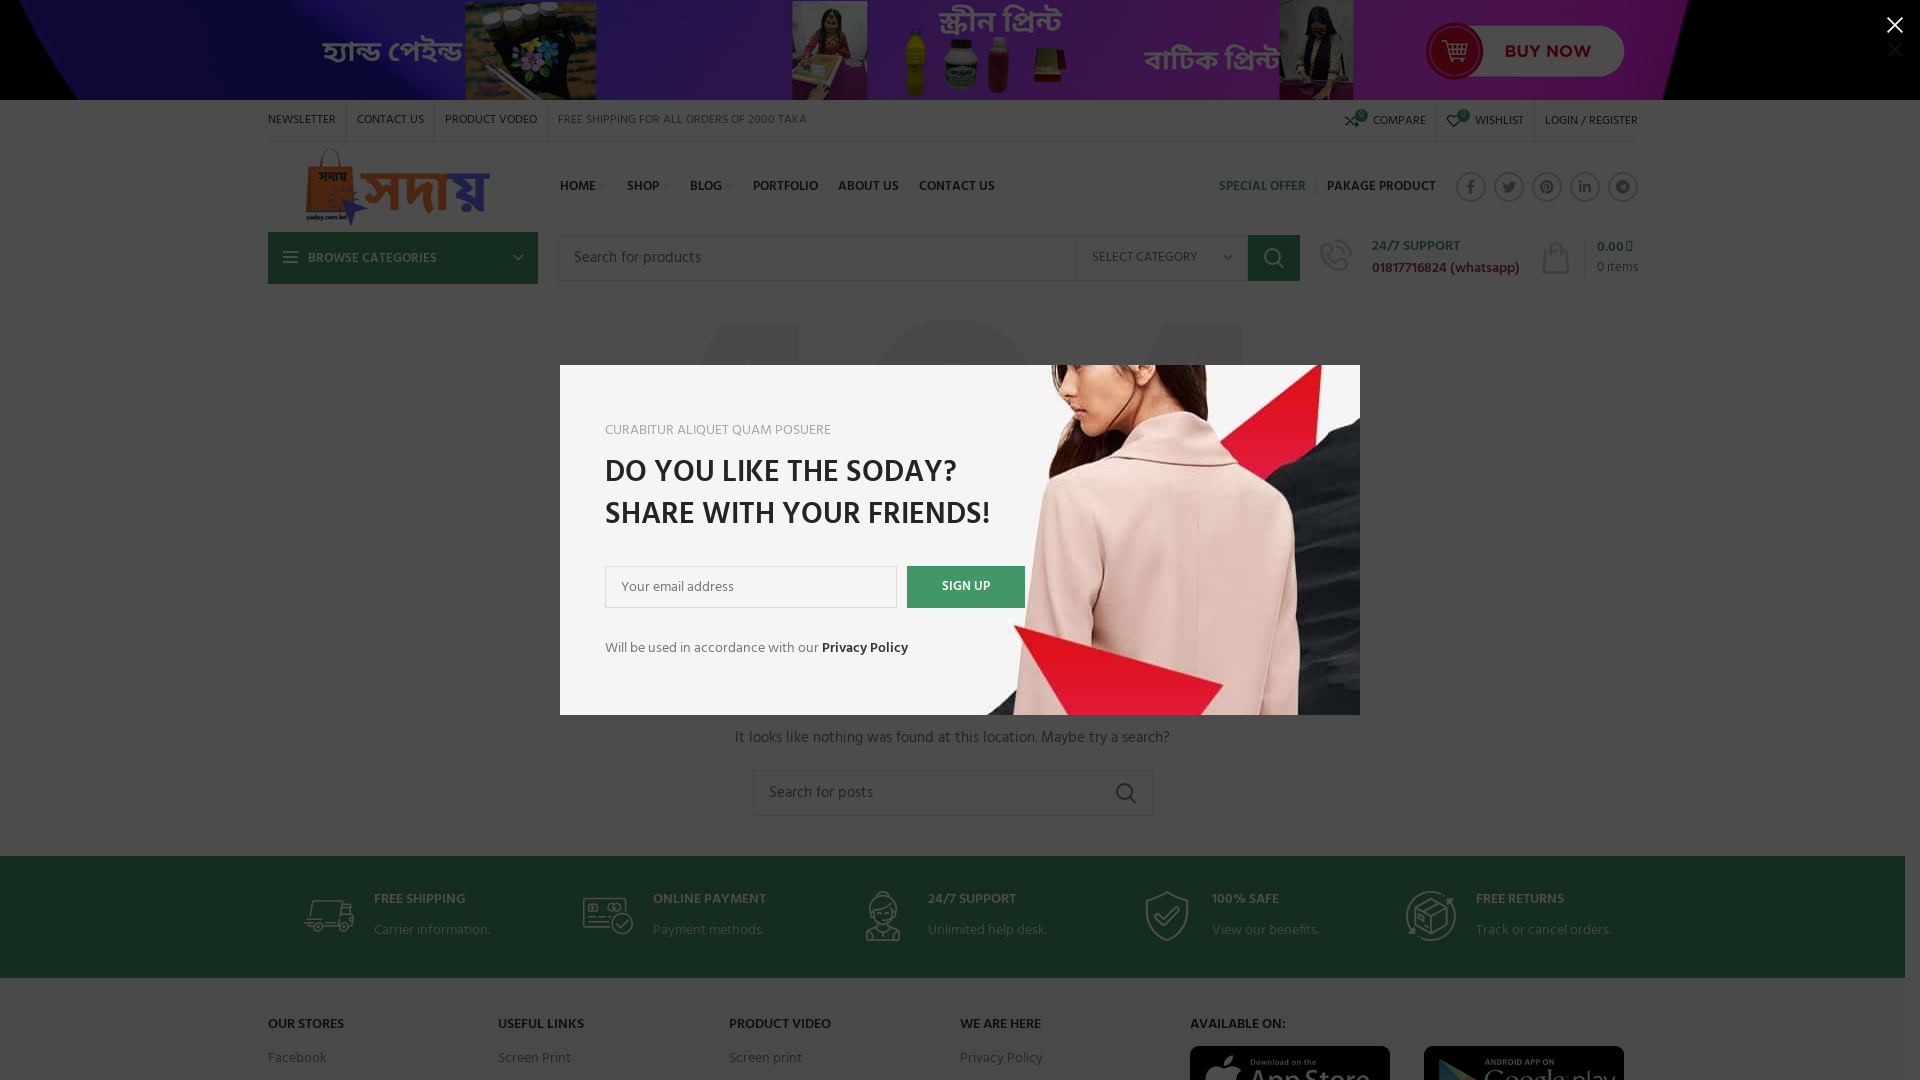  Describe the element at coordinates (954, 186) in the screenshot. I see `'CONTACT US'` at that location.